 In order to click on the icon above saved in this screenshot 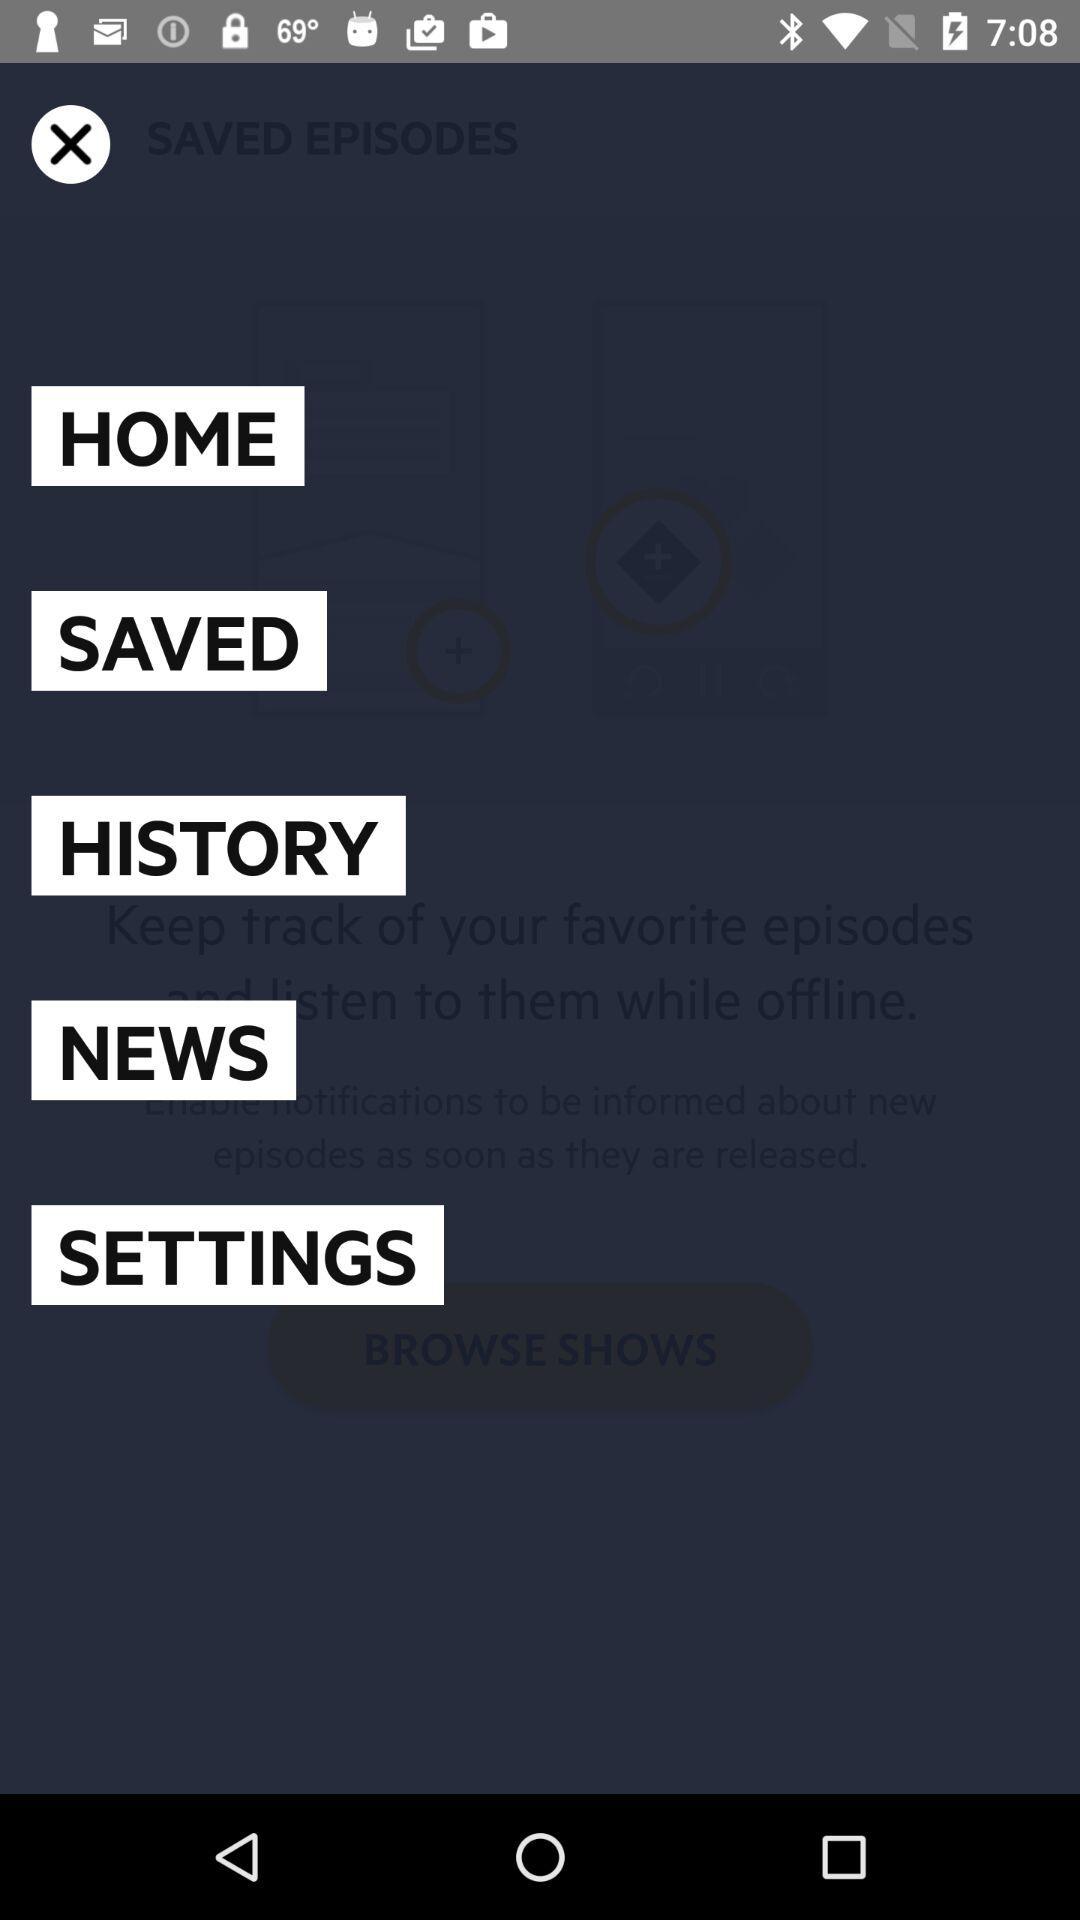, I will do `click(167, 435)`.